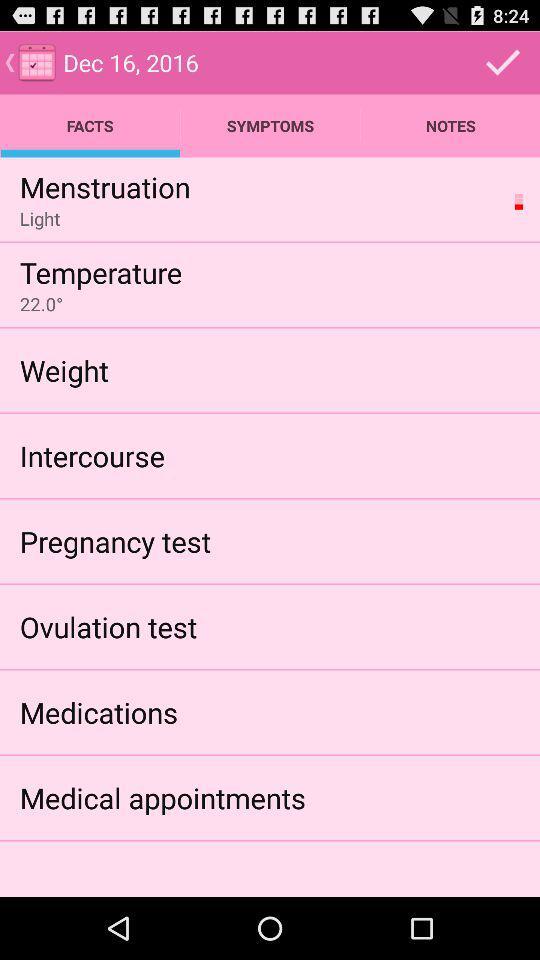 Image resolution: width=540 pixels, height=960 pixels. What do you see at coordinates (502, 62) in the screenshot?
I see `item above the notes` at bounding box center [502, 62].